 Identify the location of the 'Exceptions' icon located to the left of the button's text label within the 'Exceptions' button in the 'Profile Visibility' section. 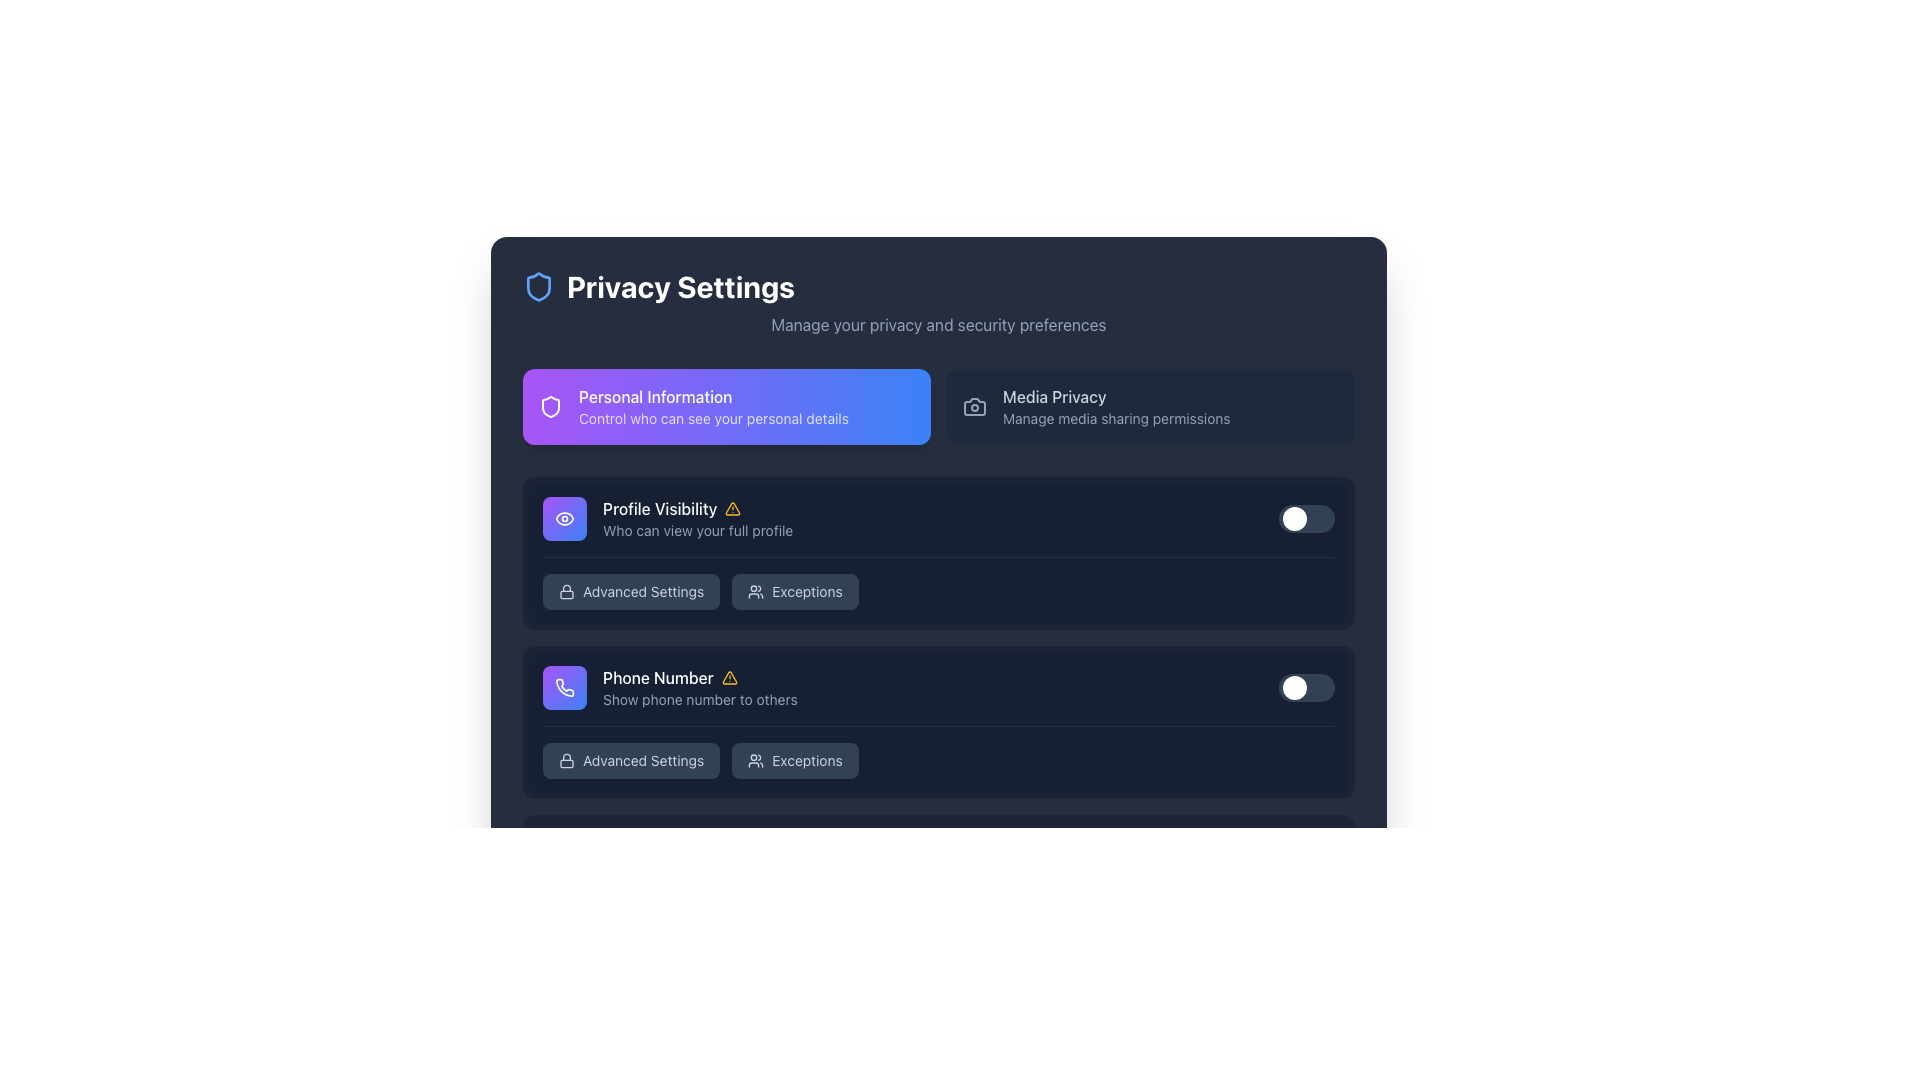
(755, 760).